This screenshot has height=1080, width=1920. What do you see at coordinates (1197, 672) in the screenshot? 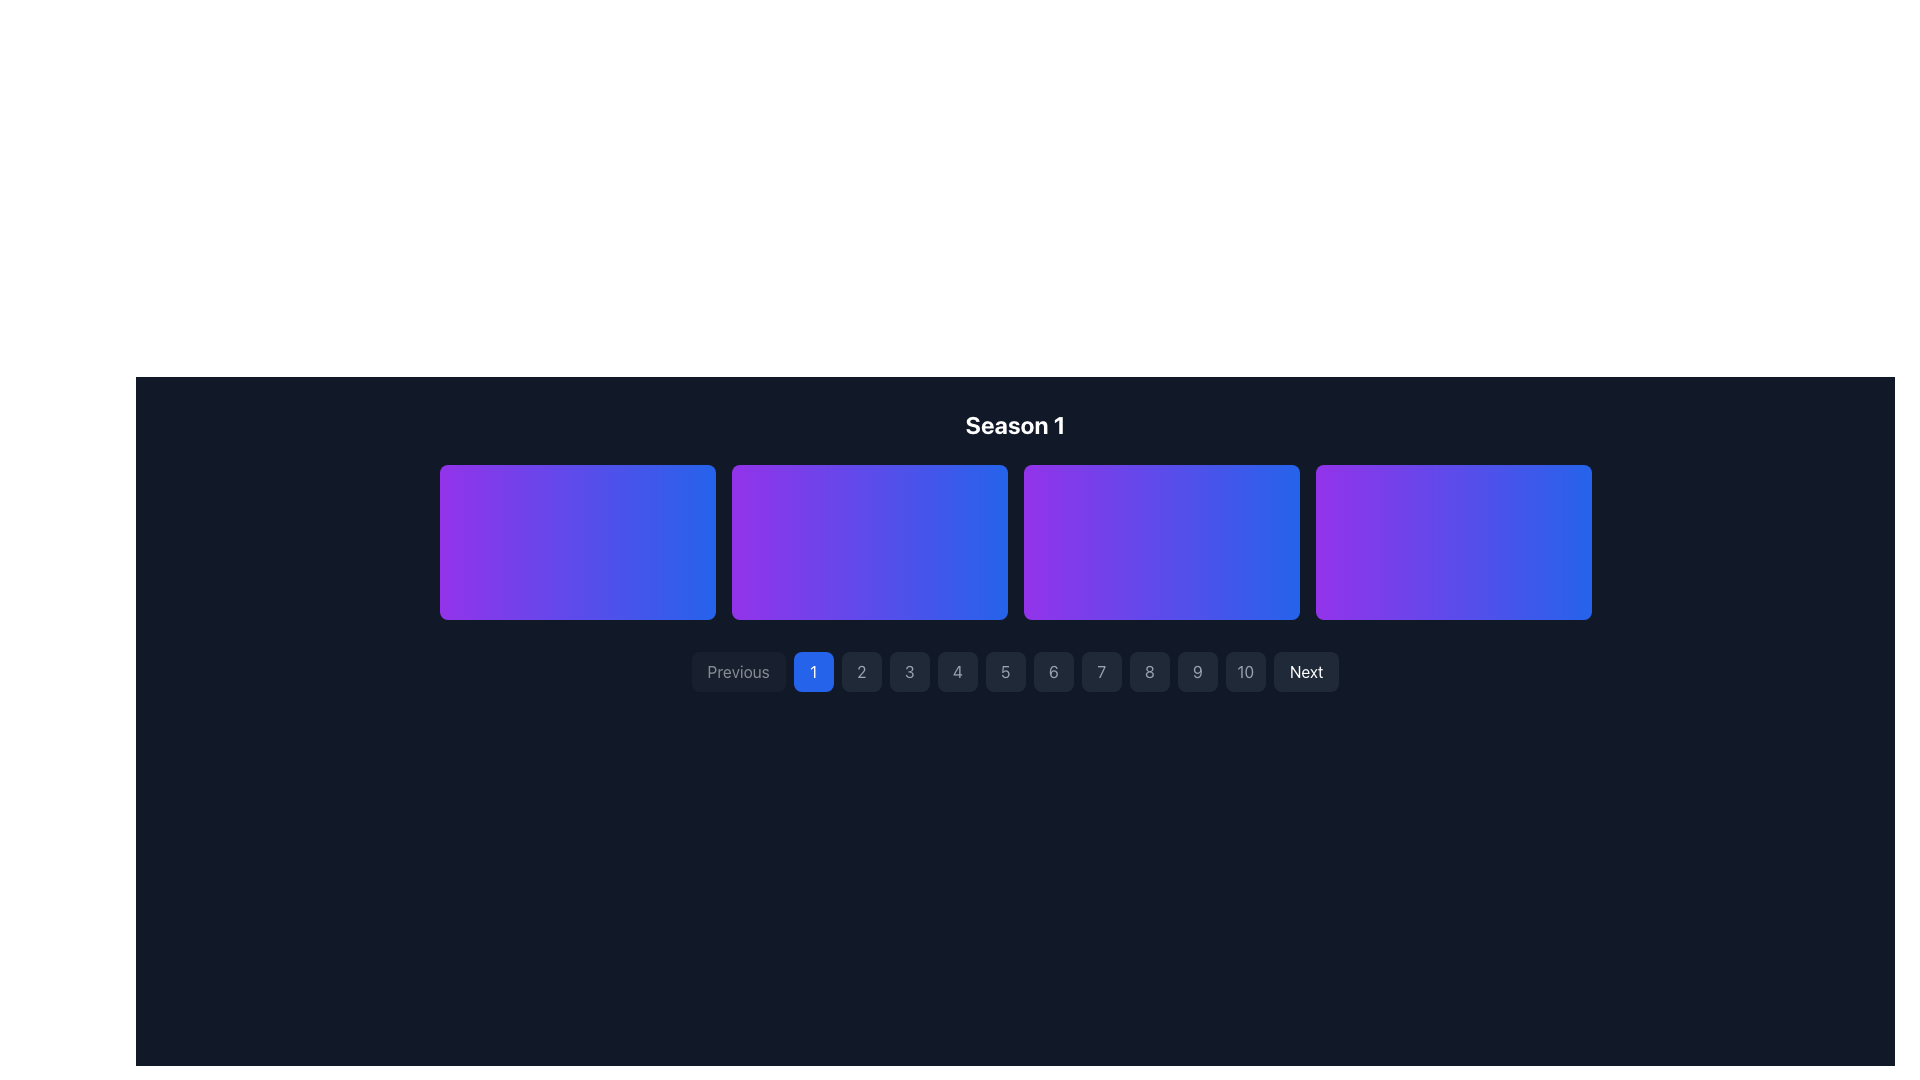
I see `the ninth pagination button located in the horizontal pagination bar at the bottom center of the interface` at bounding box center [1197, 672].